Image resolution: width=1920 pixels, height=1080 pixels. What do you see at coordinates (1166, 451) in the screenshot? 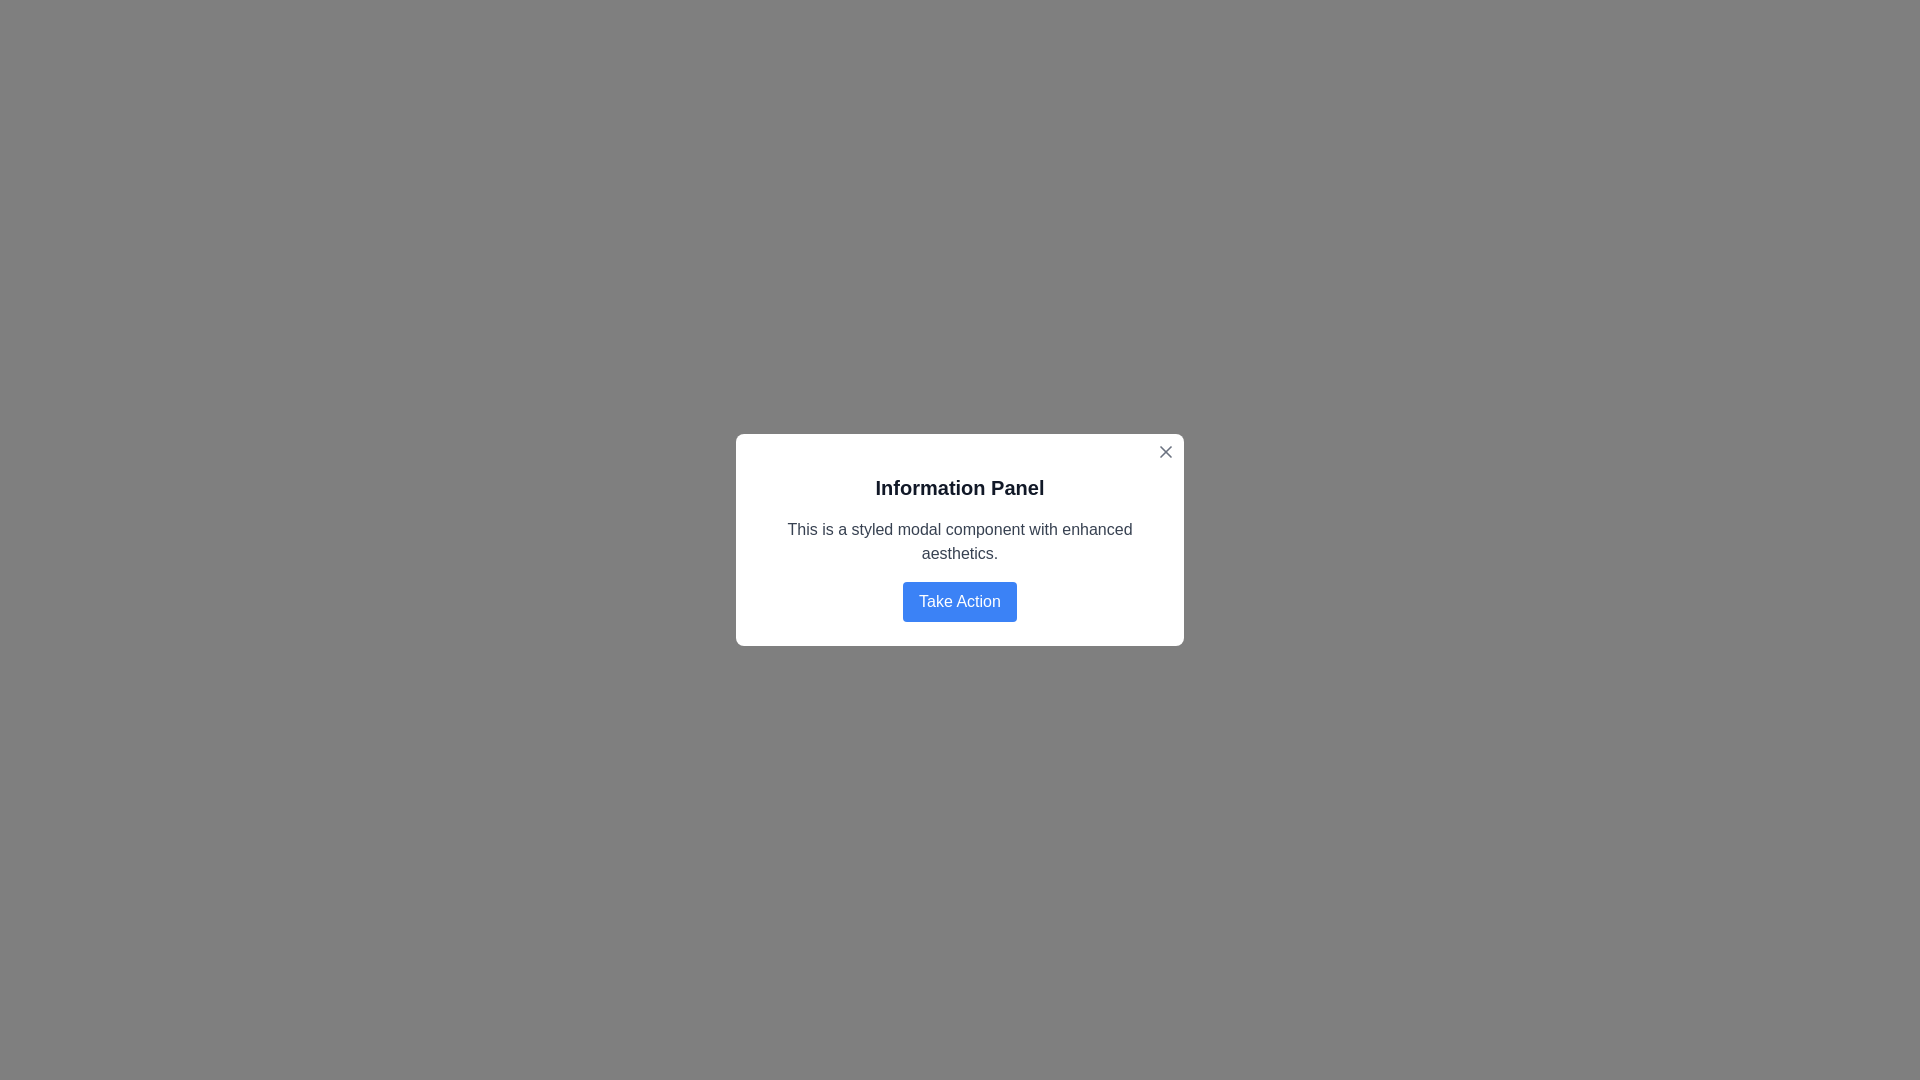
I see `the close button located at the top-right corner of the modal panel to change its color` at bounding box center [1166, 451].